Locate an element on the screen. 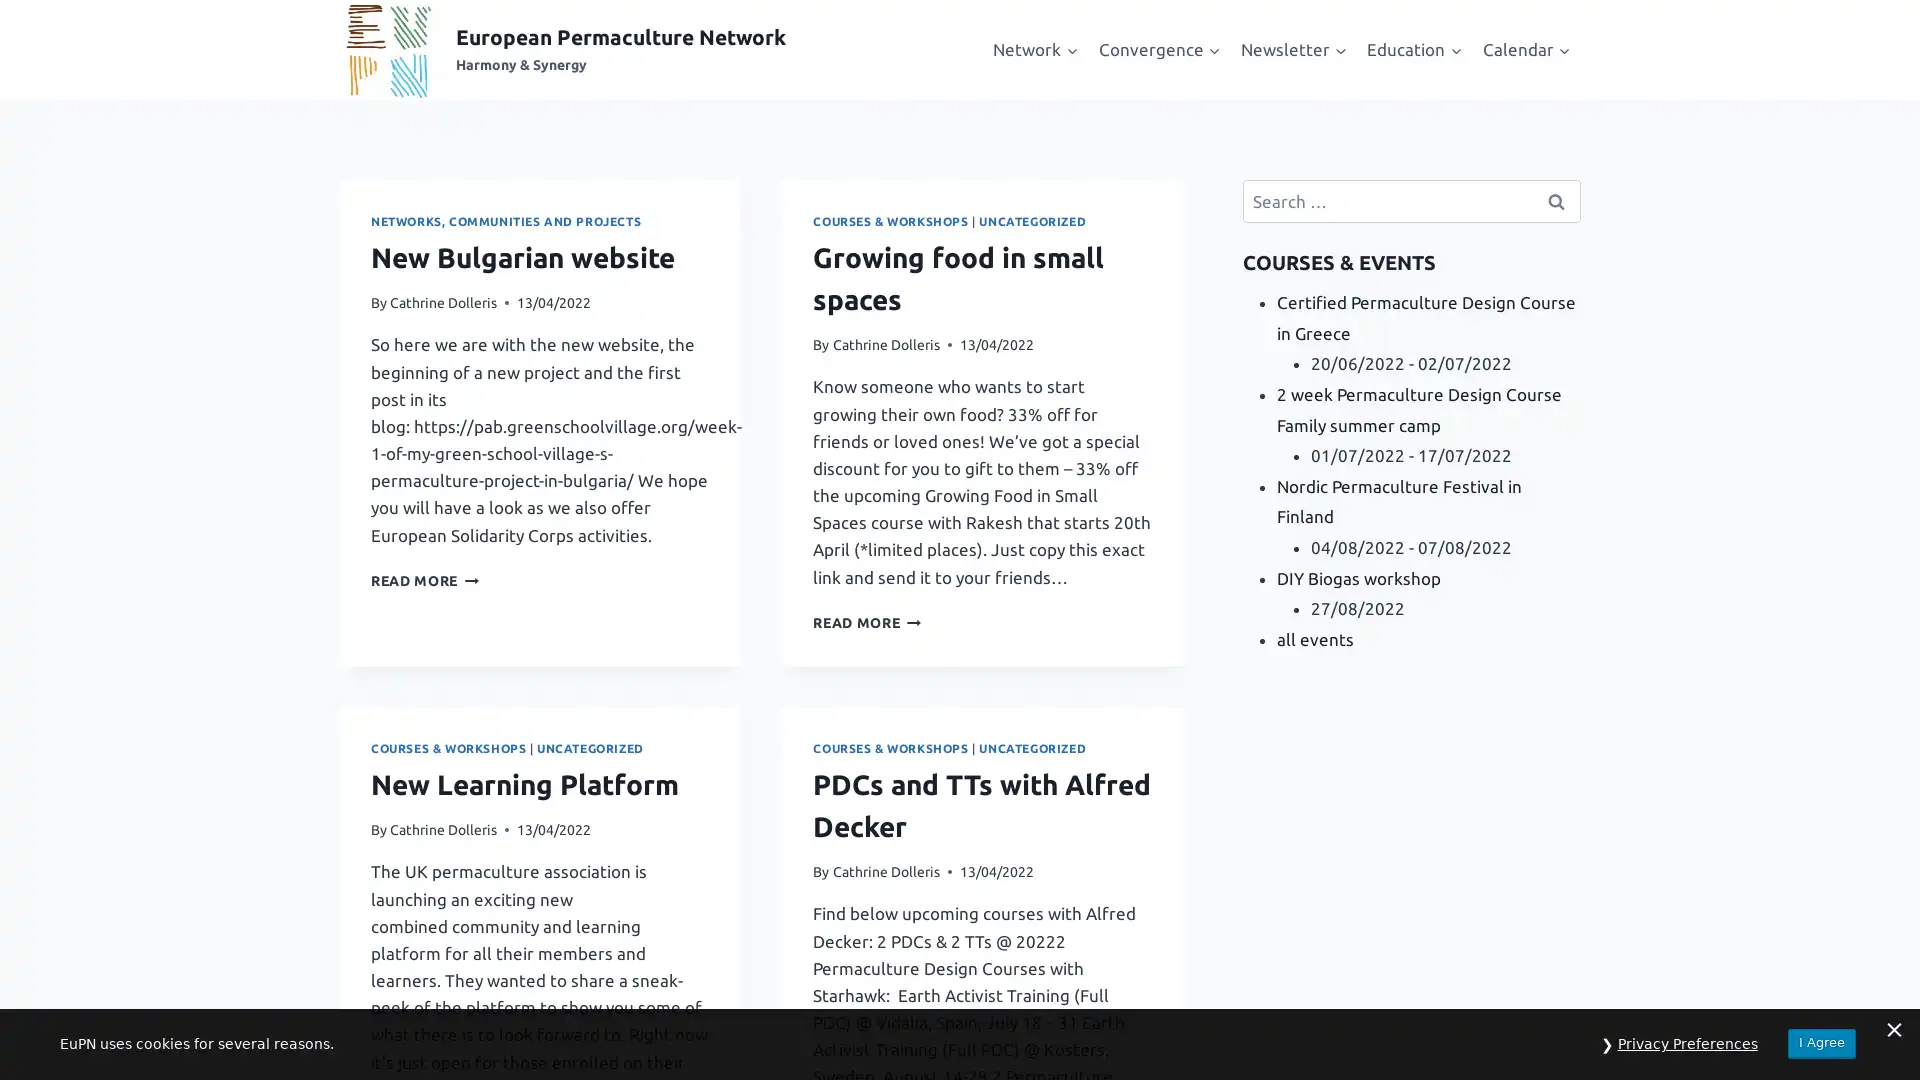 This screenshot has height=1080, width=1920. I Agree is located at coordinates (1825, 1042).